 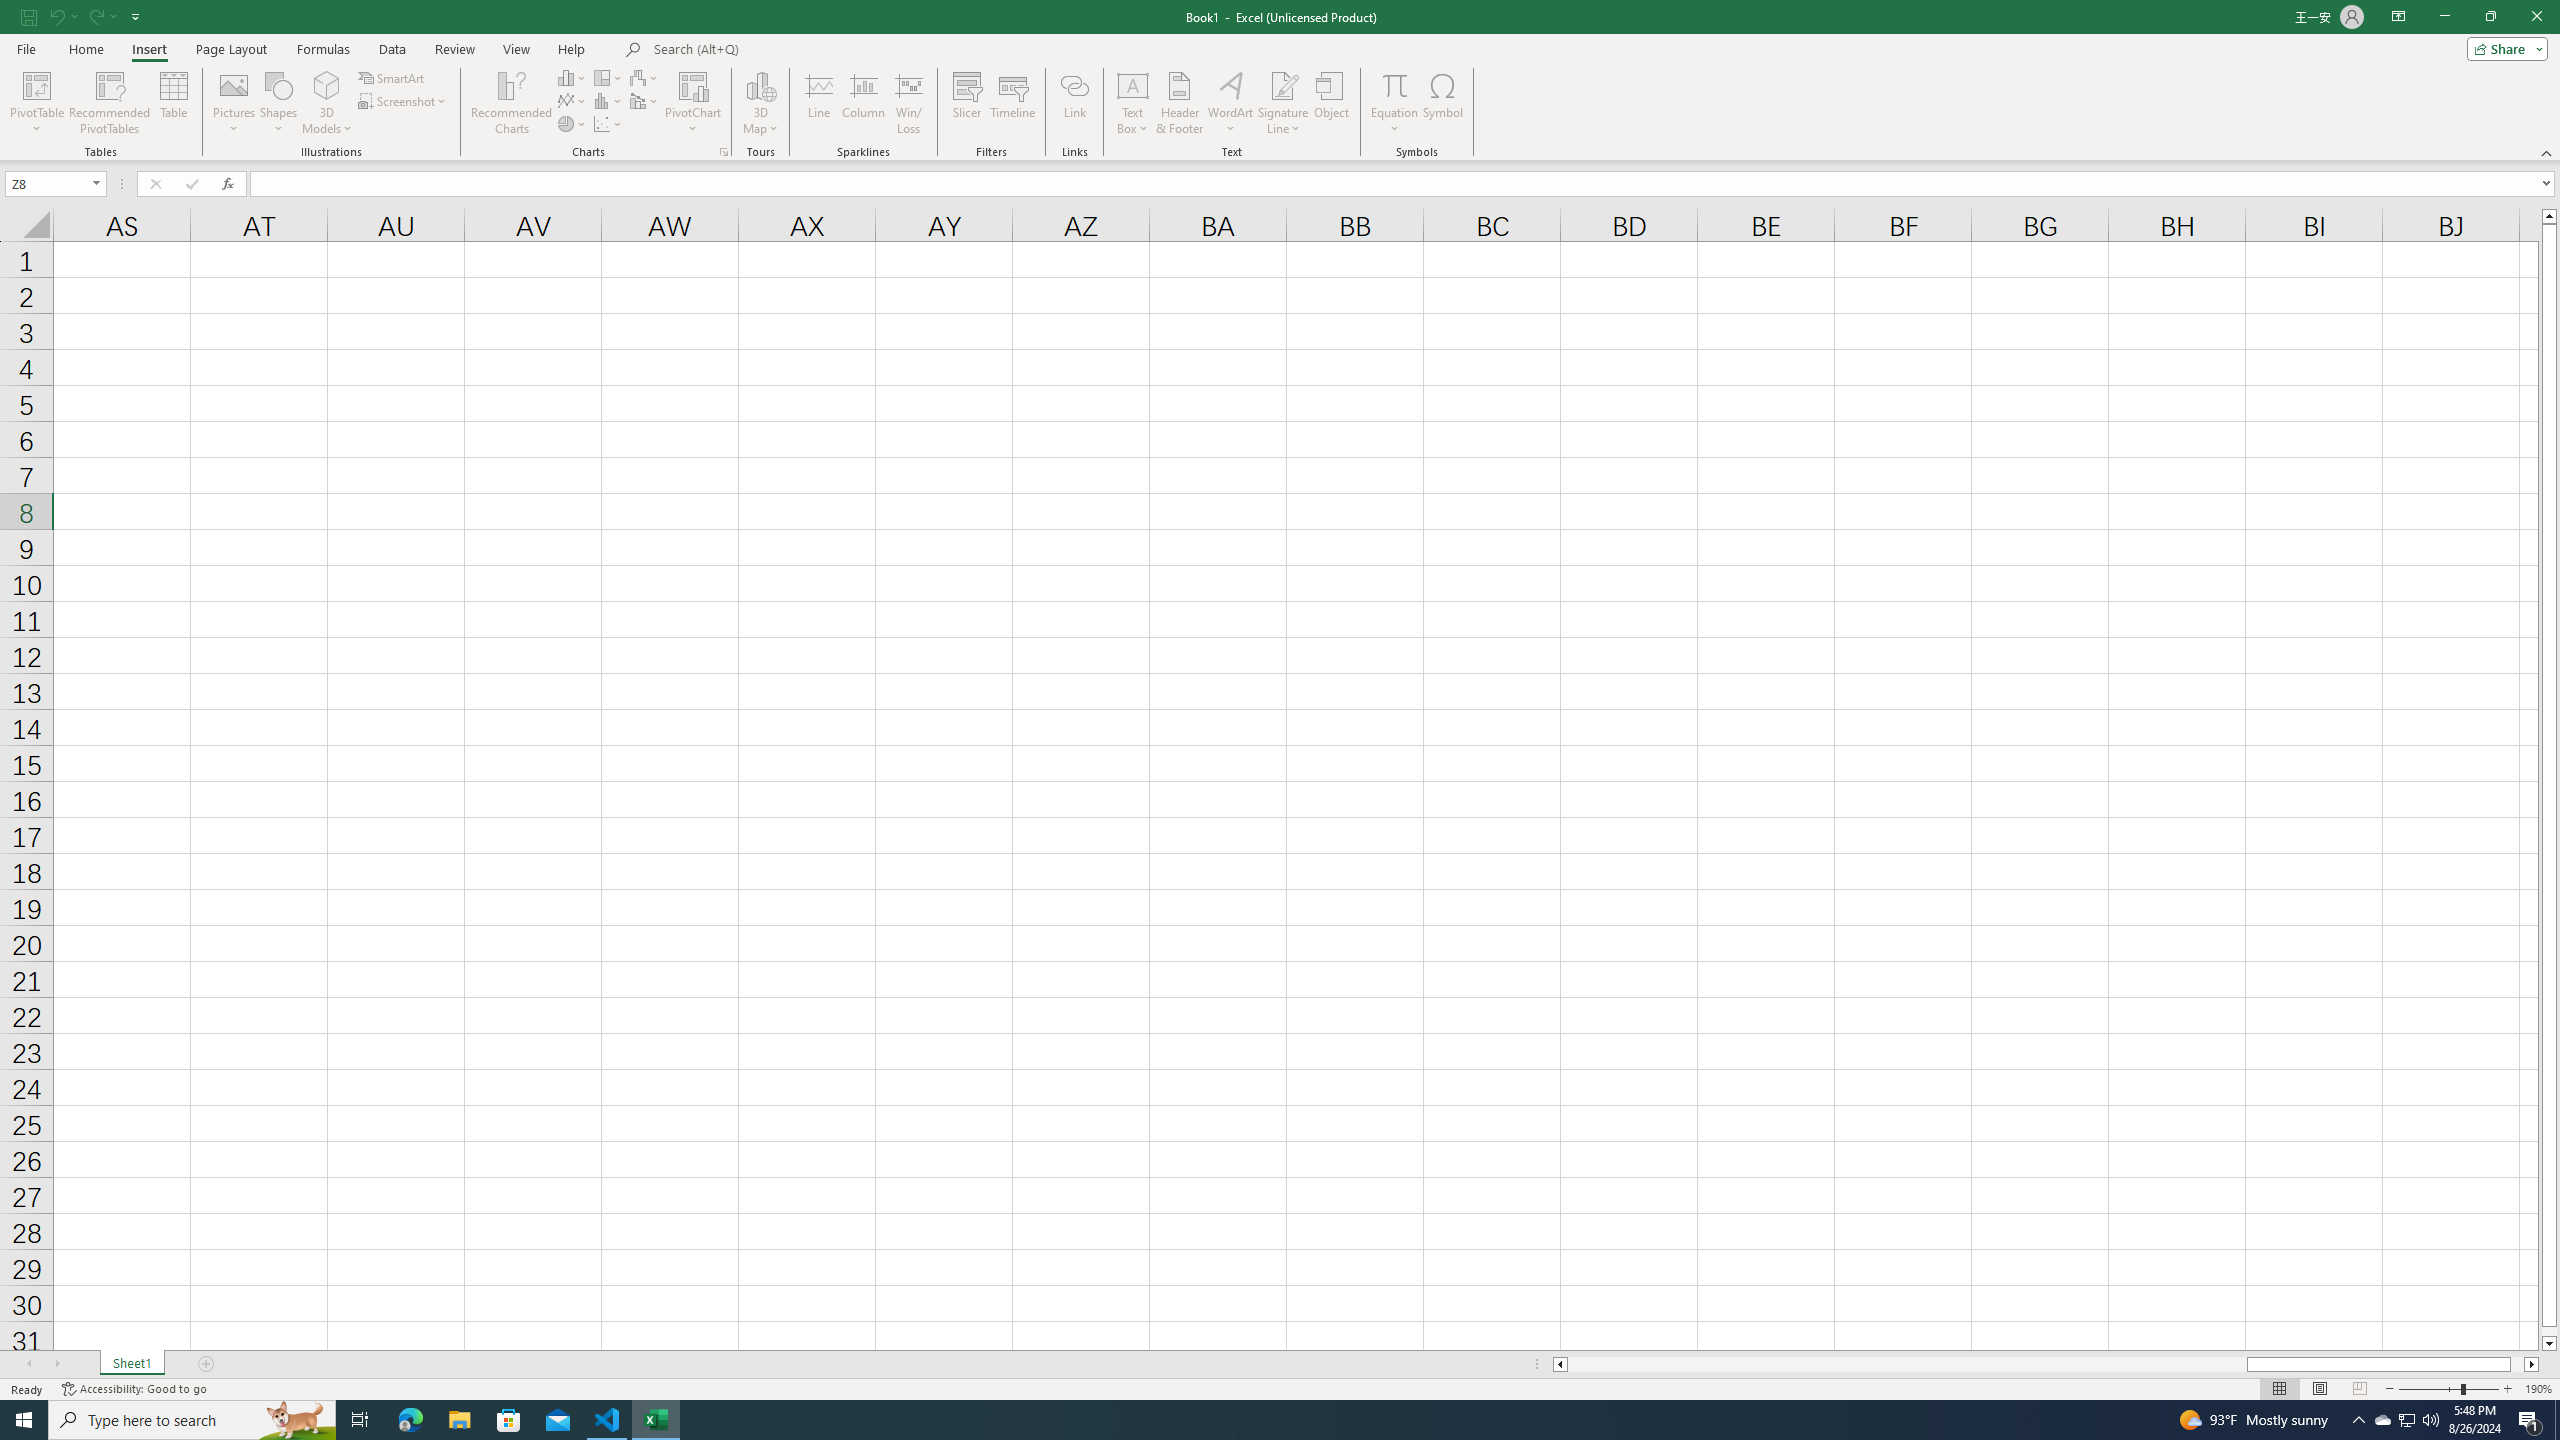 I want to click on 'Zoom Out', so click(x=2429, y=1389).